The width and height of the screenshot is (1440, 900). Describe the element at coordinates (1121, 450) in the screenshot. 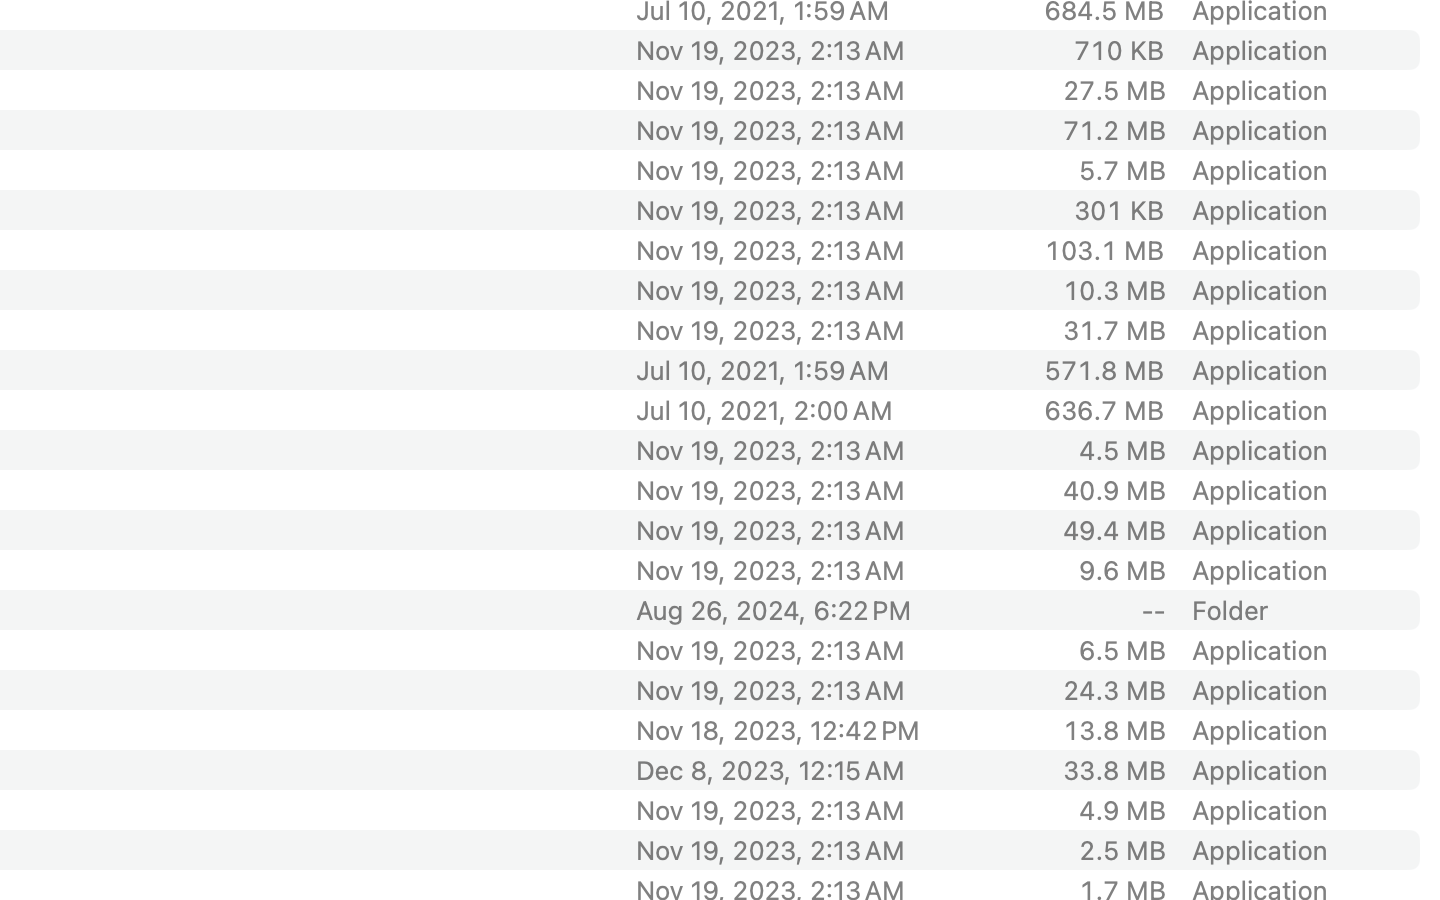

I see `'4.5 MB'` at that location.